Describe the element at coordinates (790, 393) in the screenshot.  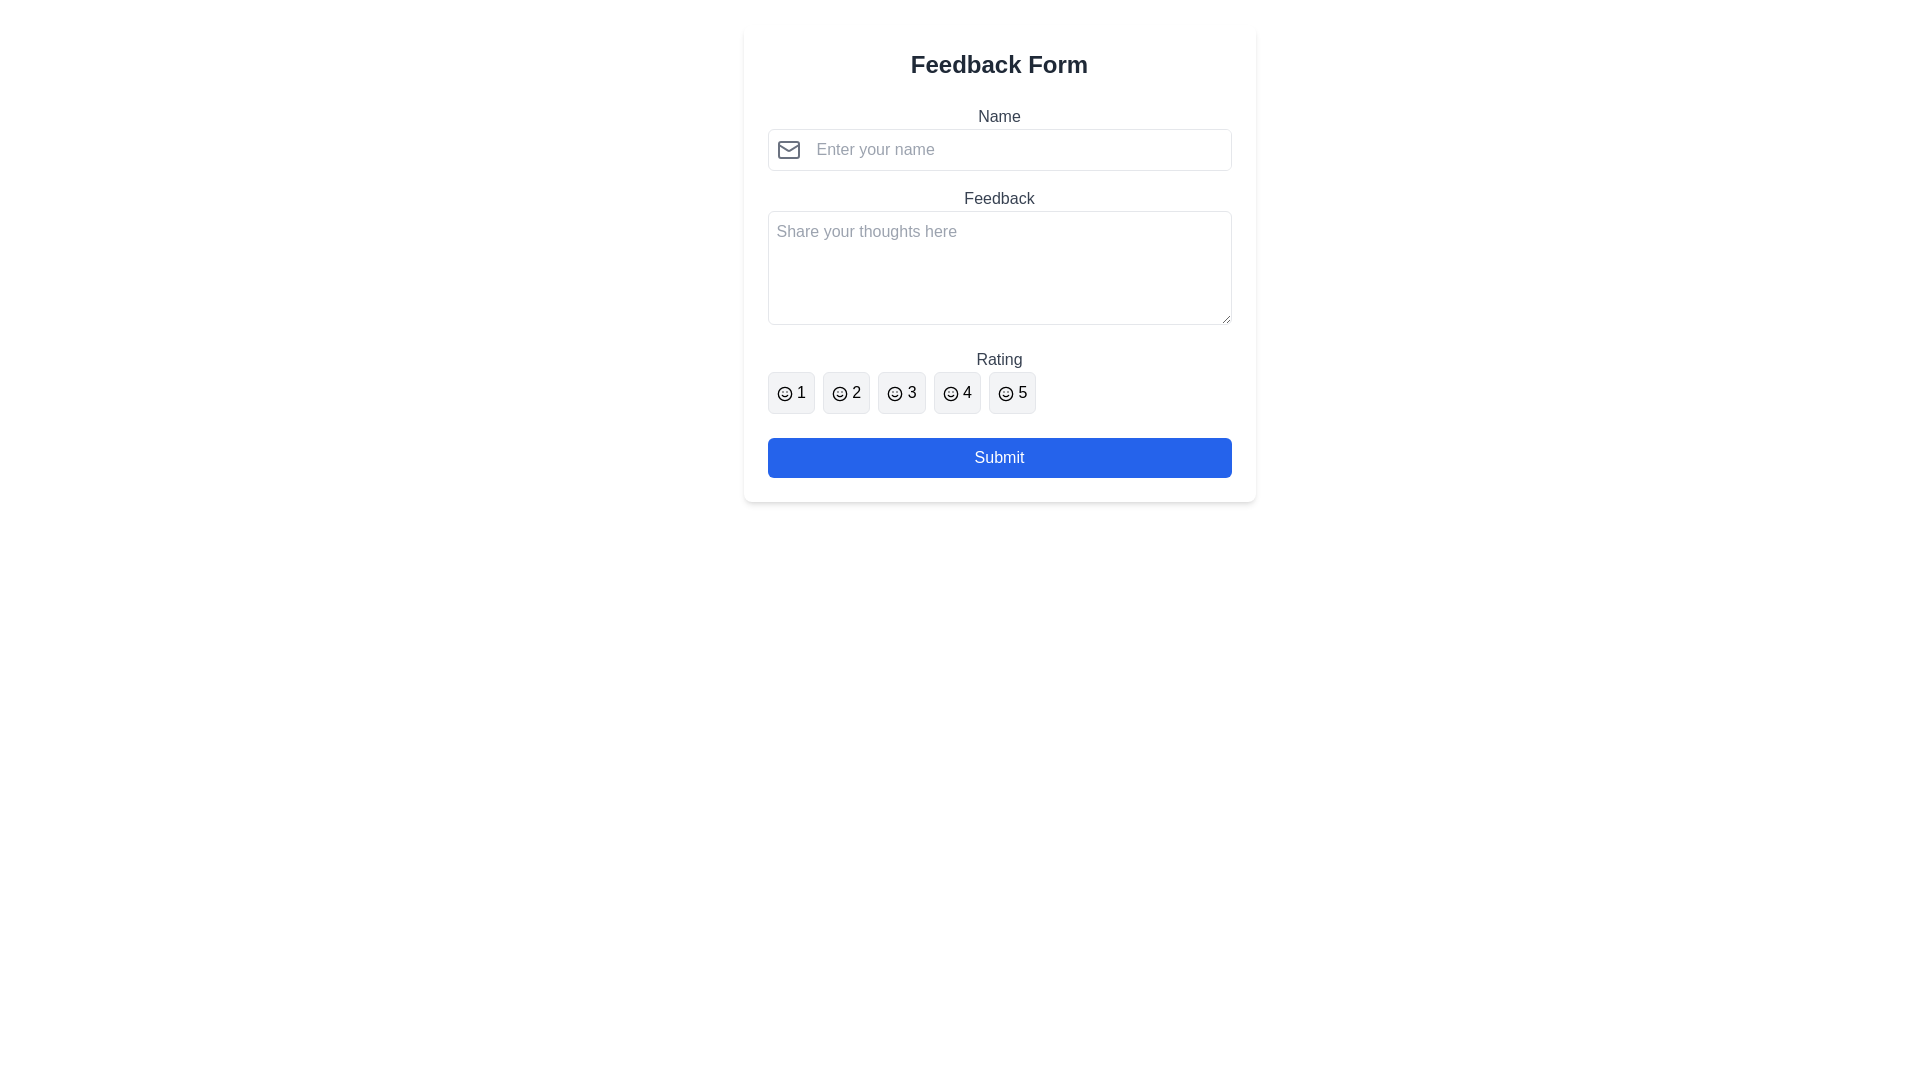
I see `the small button with rounded corners and a smiley face icon` at that location.